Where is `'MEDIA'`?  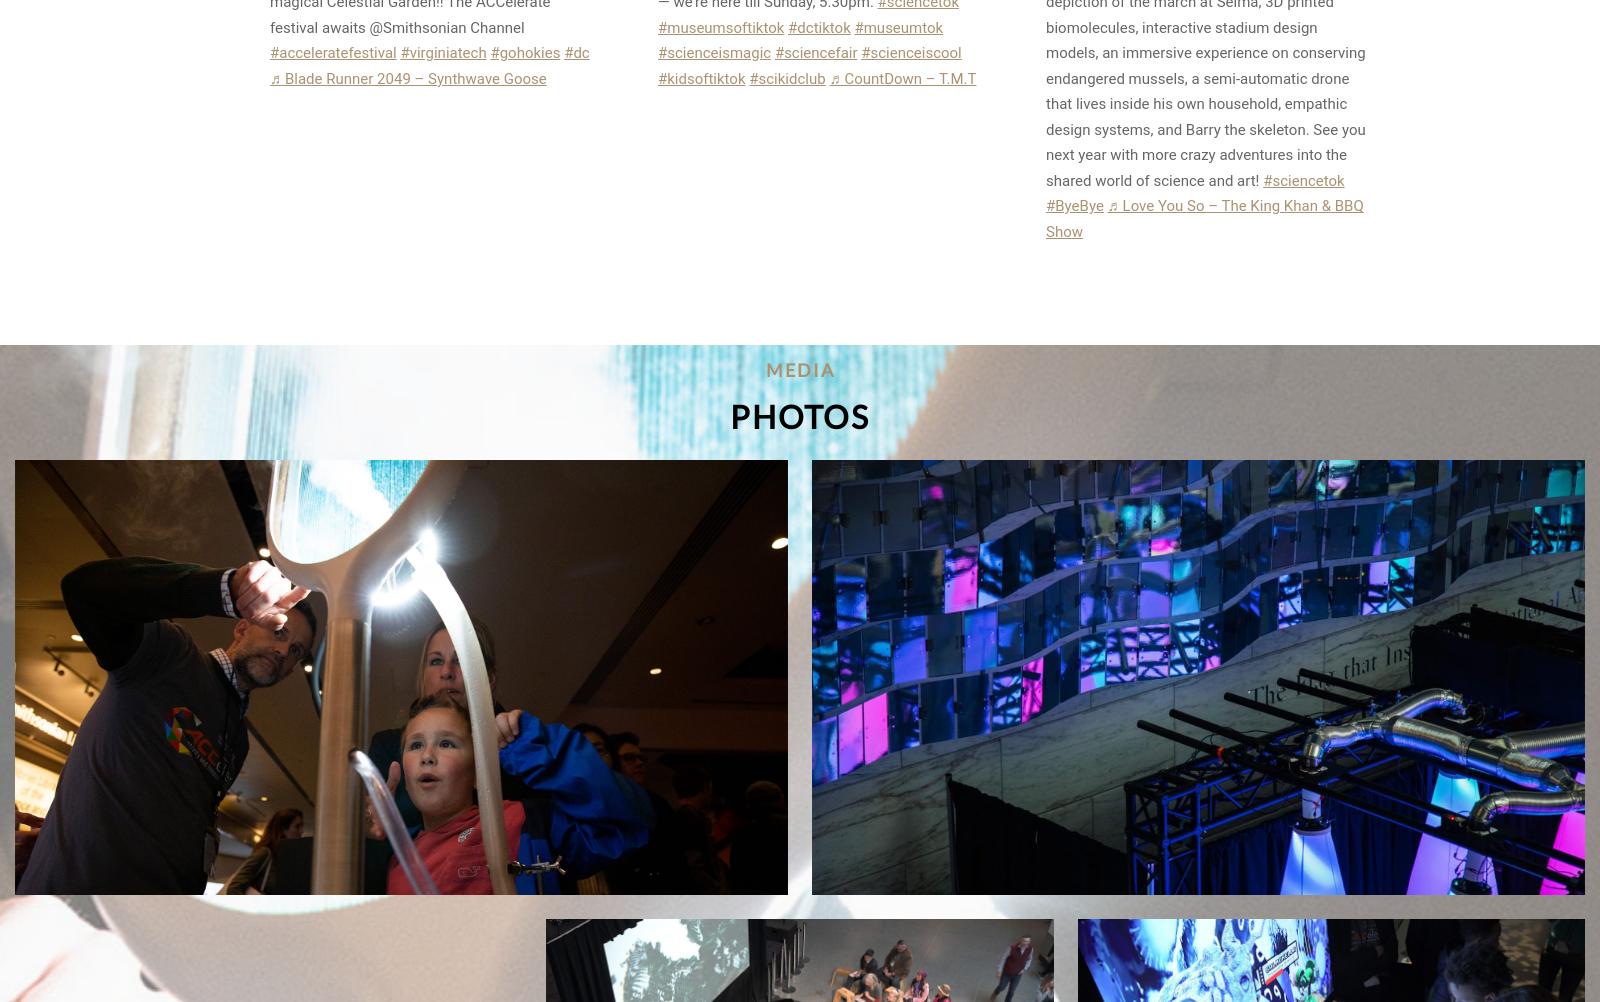 'MEDIA' is located at coordinates (799, 370).